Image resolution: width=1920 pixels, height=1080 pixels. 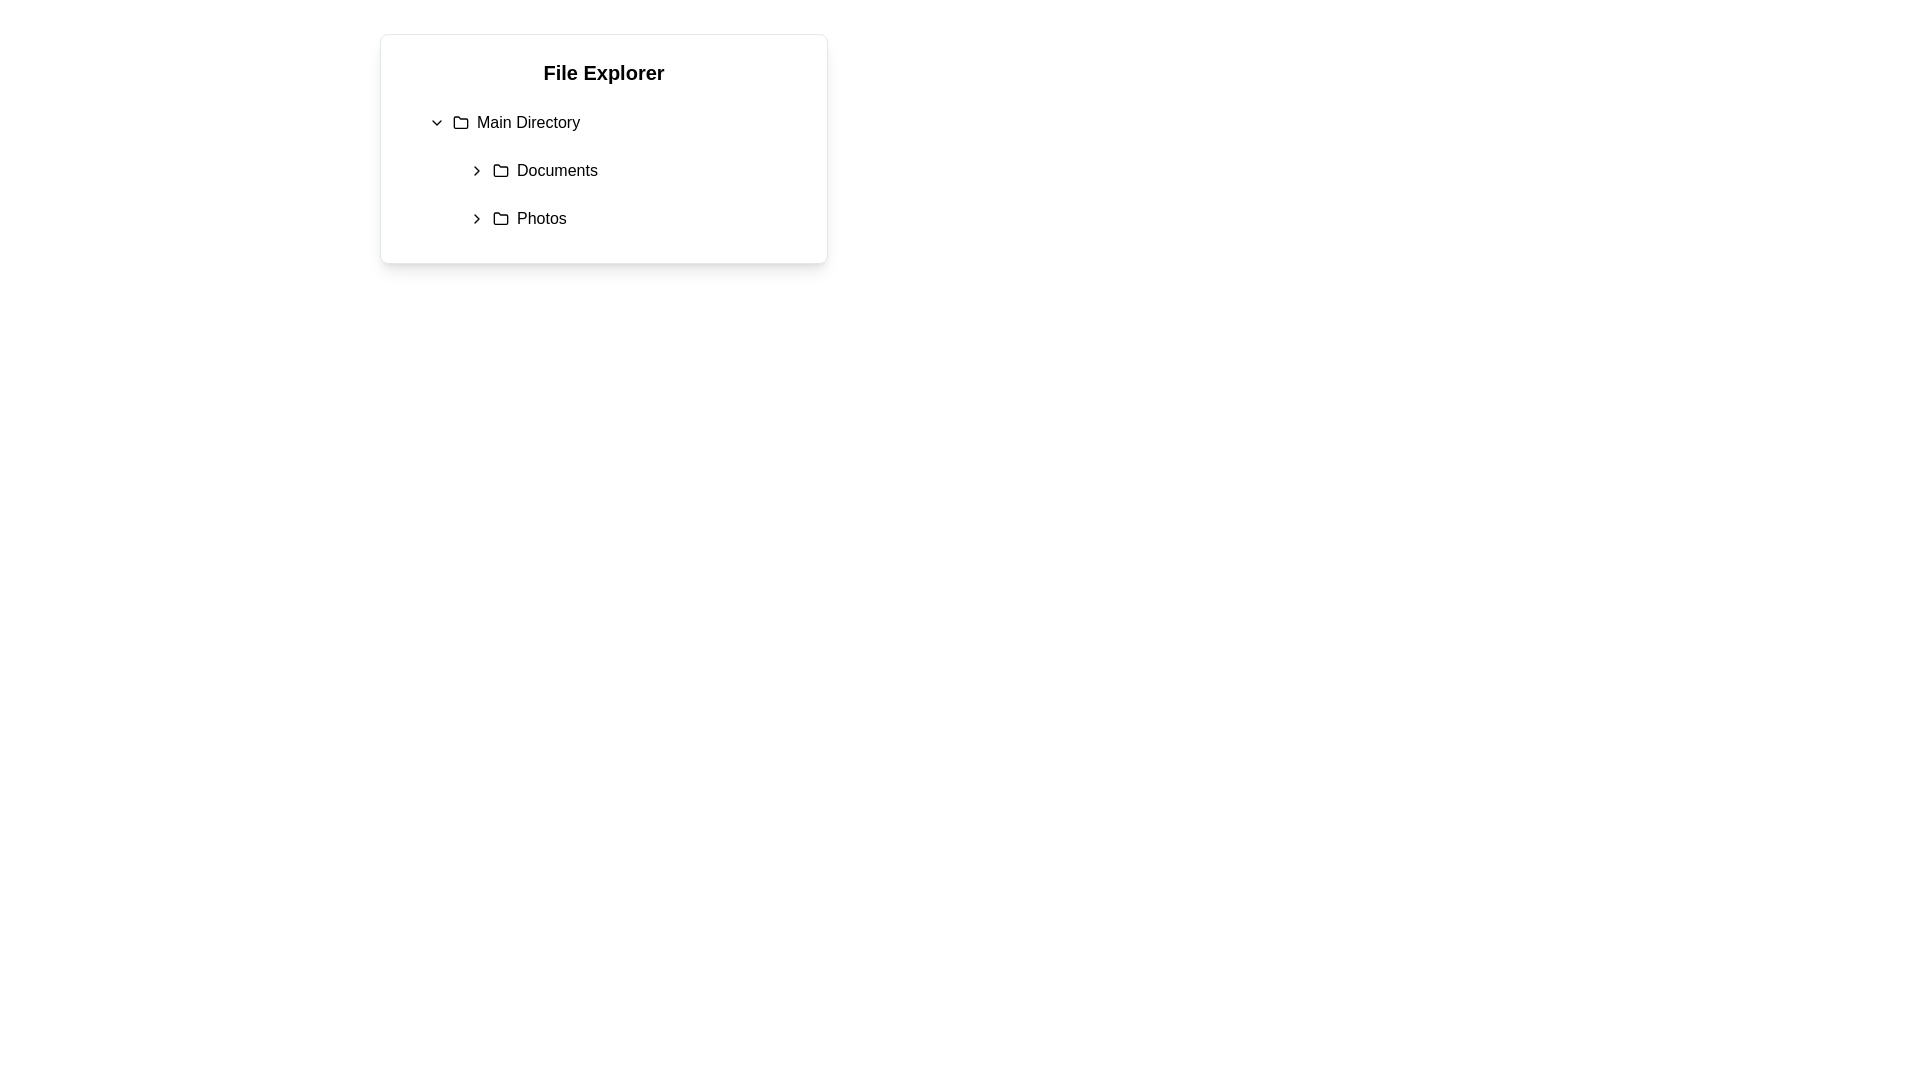 I want to click on the 'Main Directory' text label, which is bold and black, located next to a folder icon in the 'File Explorer' interface, so click(x=528, y=123).